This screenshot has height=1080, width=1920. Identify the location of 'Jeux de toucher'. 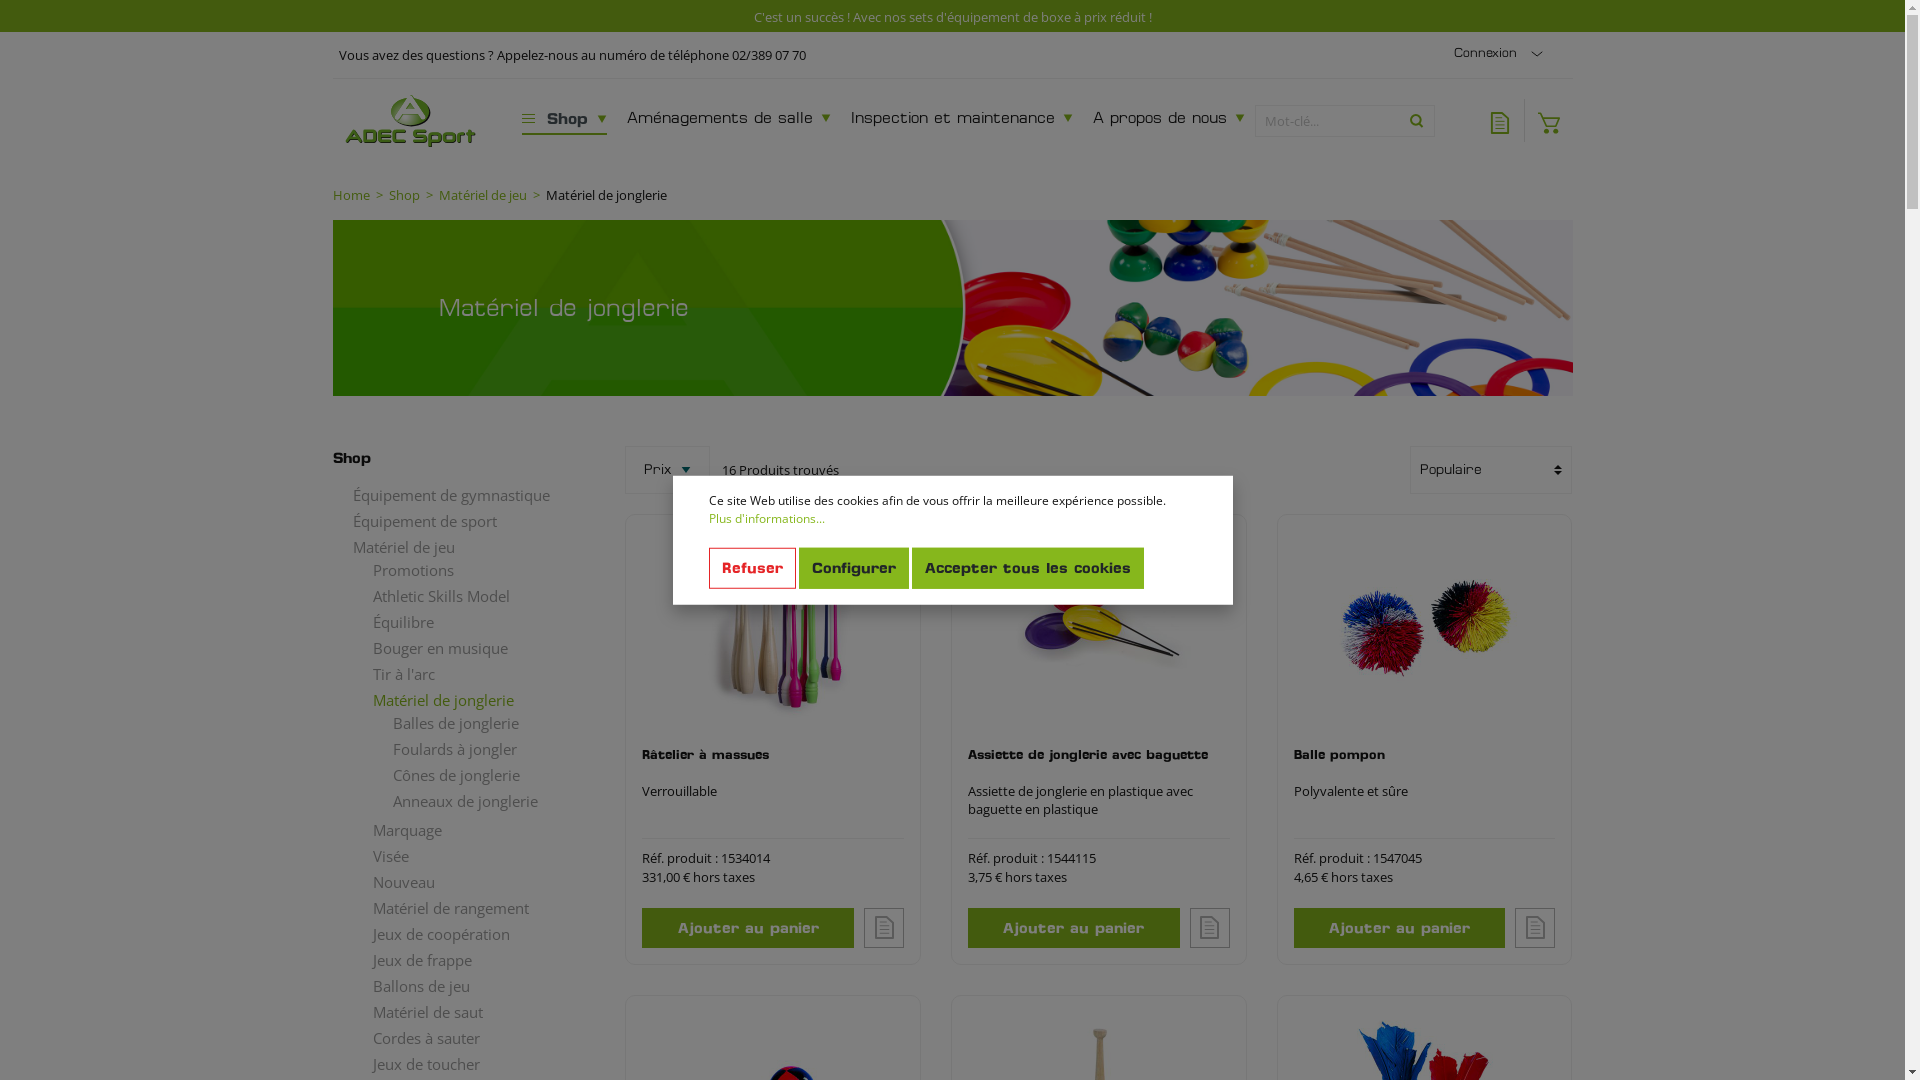
(467, 1063).